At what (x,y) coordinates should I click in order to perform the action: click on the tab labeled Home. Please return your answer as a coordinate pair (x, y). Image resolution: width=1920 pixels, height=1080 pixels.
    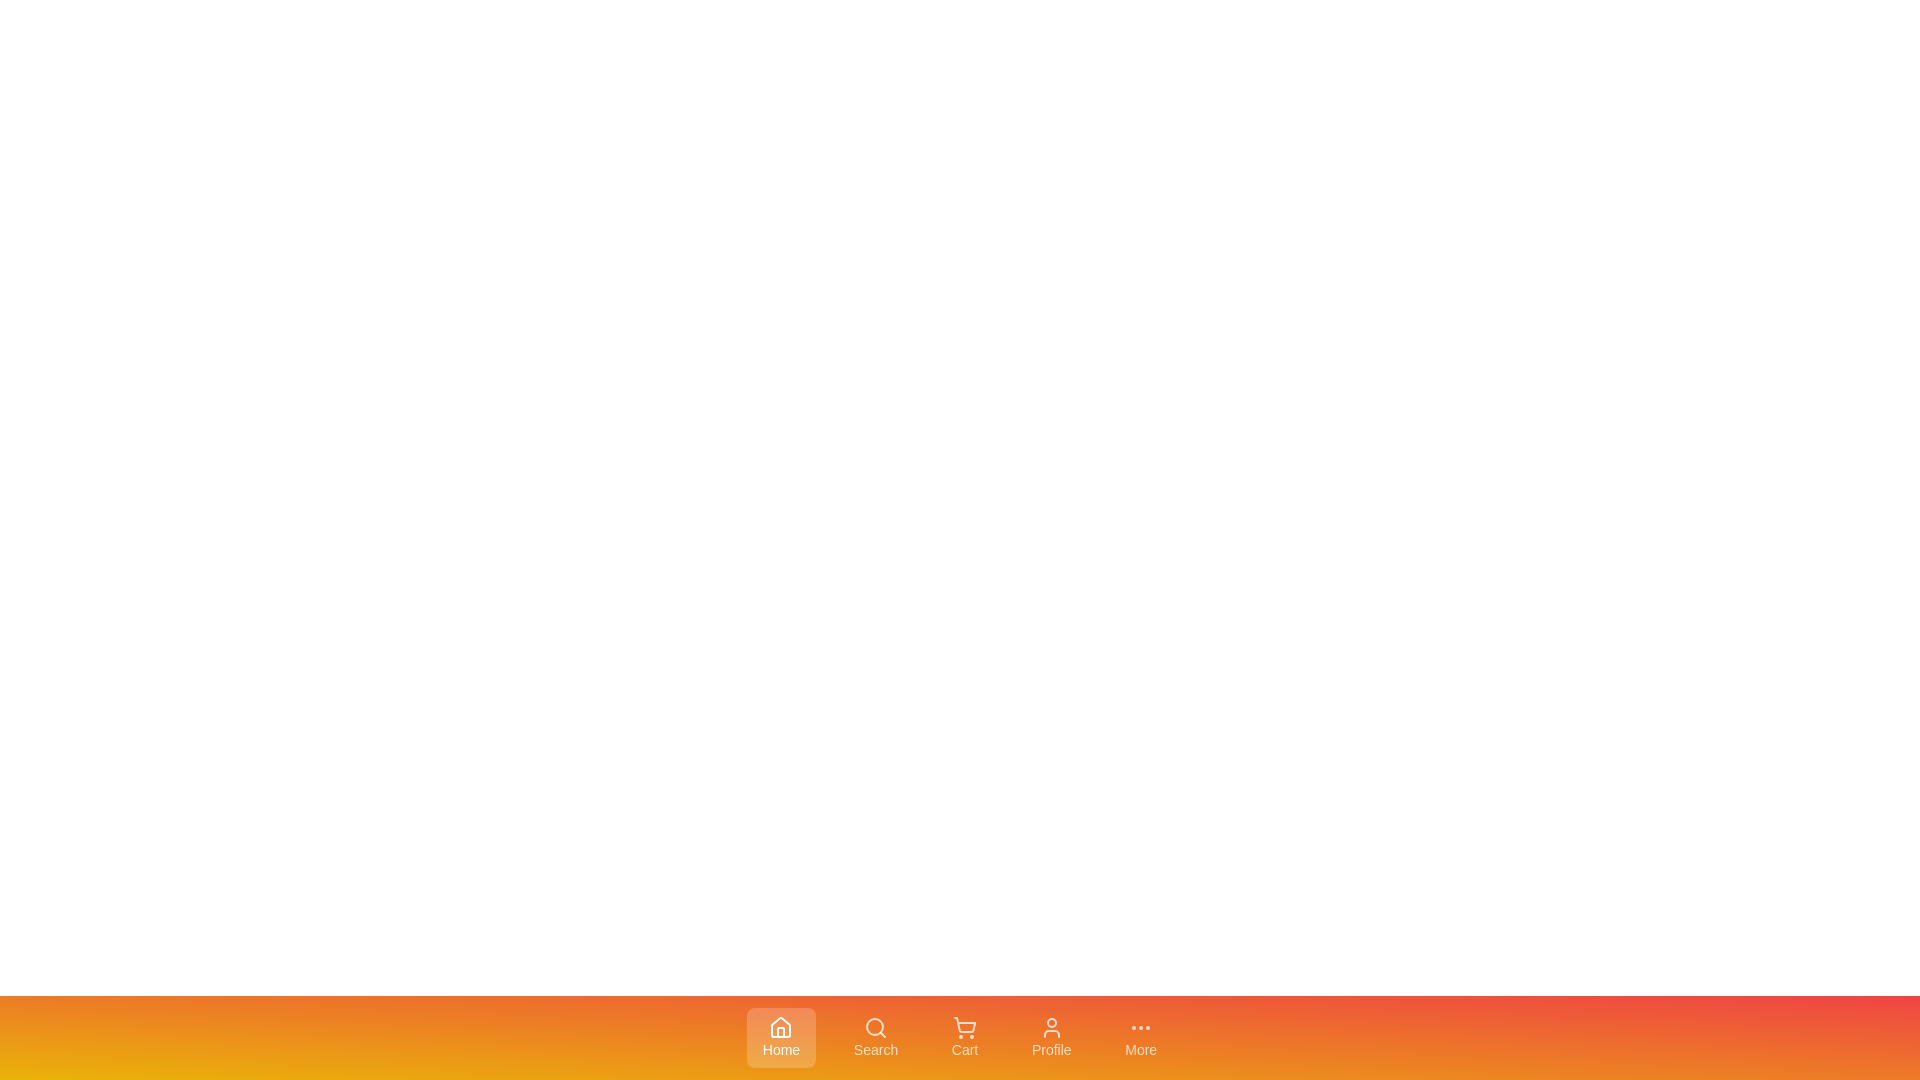
    Looking at the image, I should click on (780, 1036).